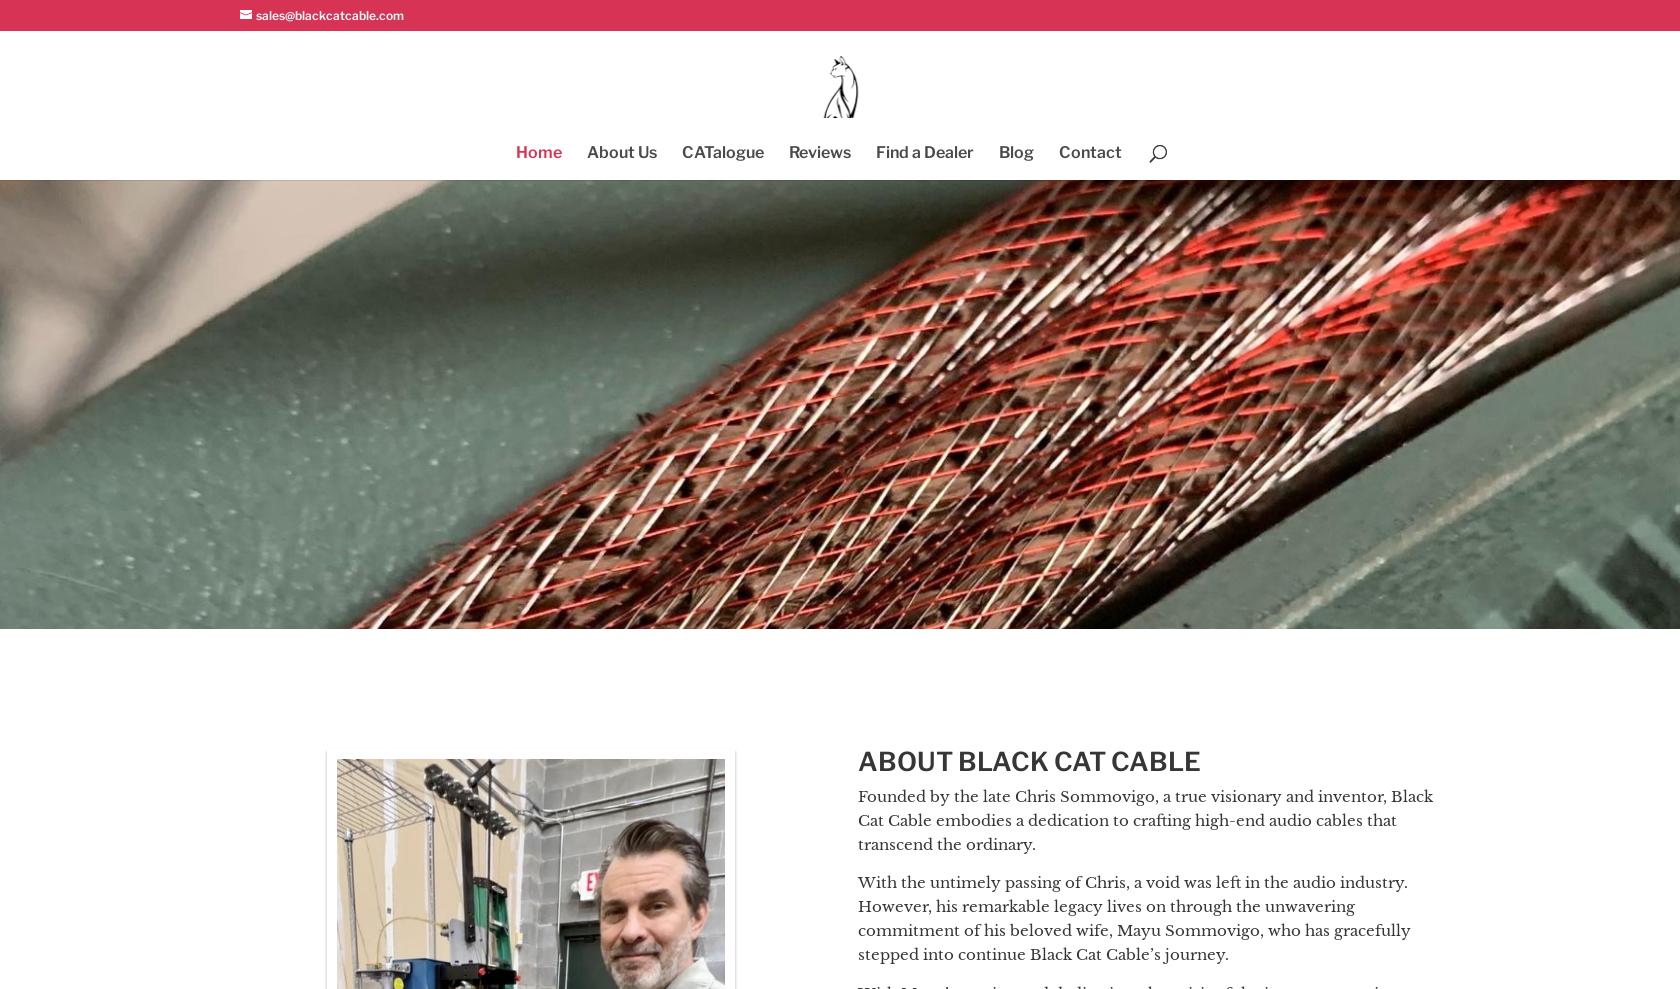 The width and height of the screenshot is (1680, 989). What do you see at coordinates (924, 151) in the screenshot?
I see `'Find a Dealer'` at bounding box center [924, 151].